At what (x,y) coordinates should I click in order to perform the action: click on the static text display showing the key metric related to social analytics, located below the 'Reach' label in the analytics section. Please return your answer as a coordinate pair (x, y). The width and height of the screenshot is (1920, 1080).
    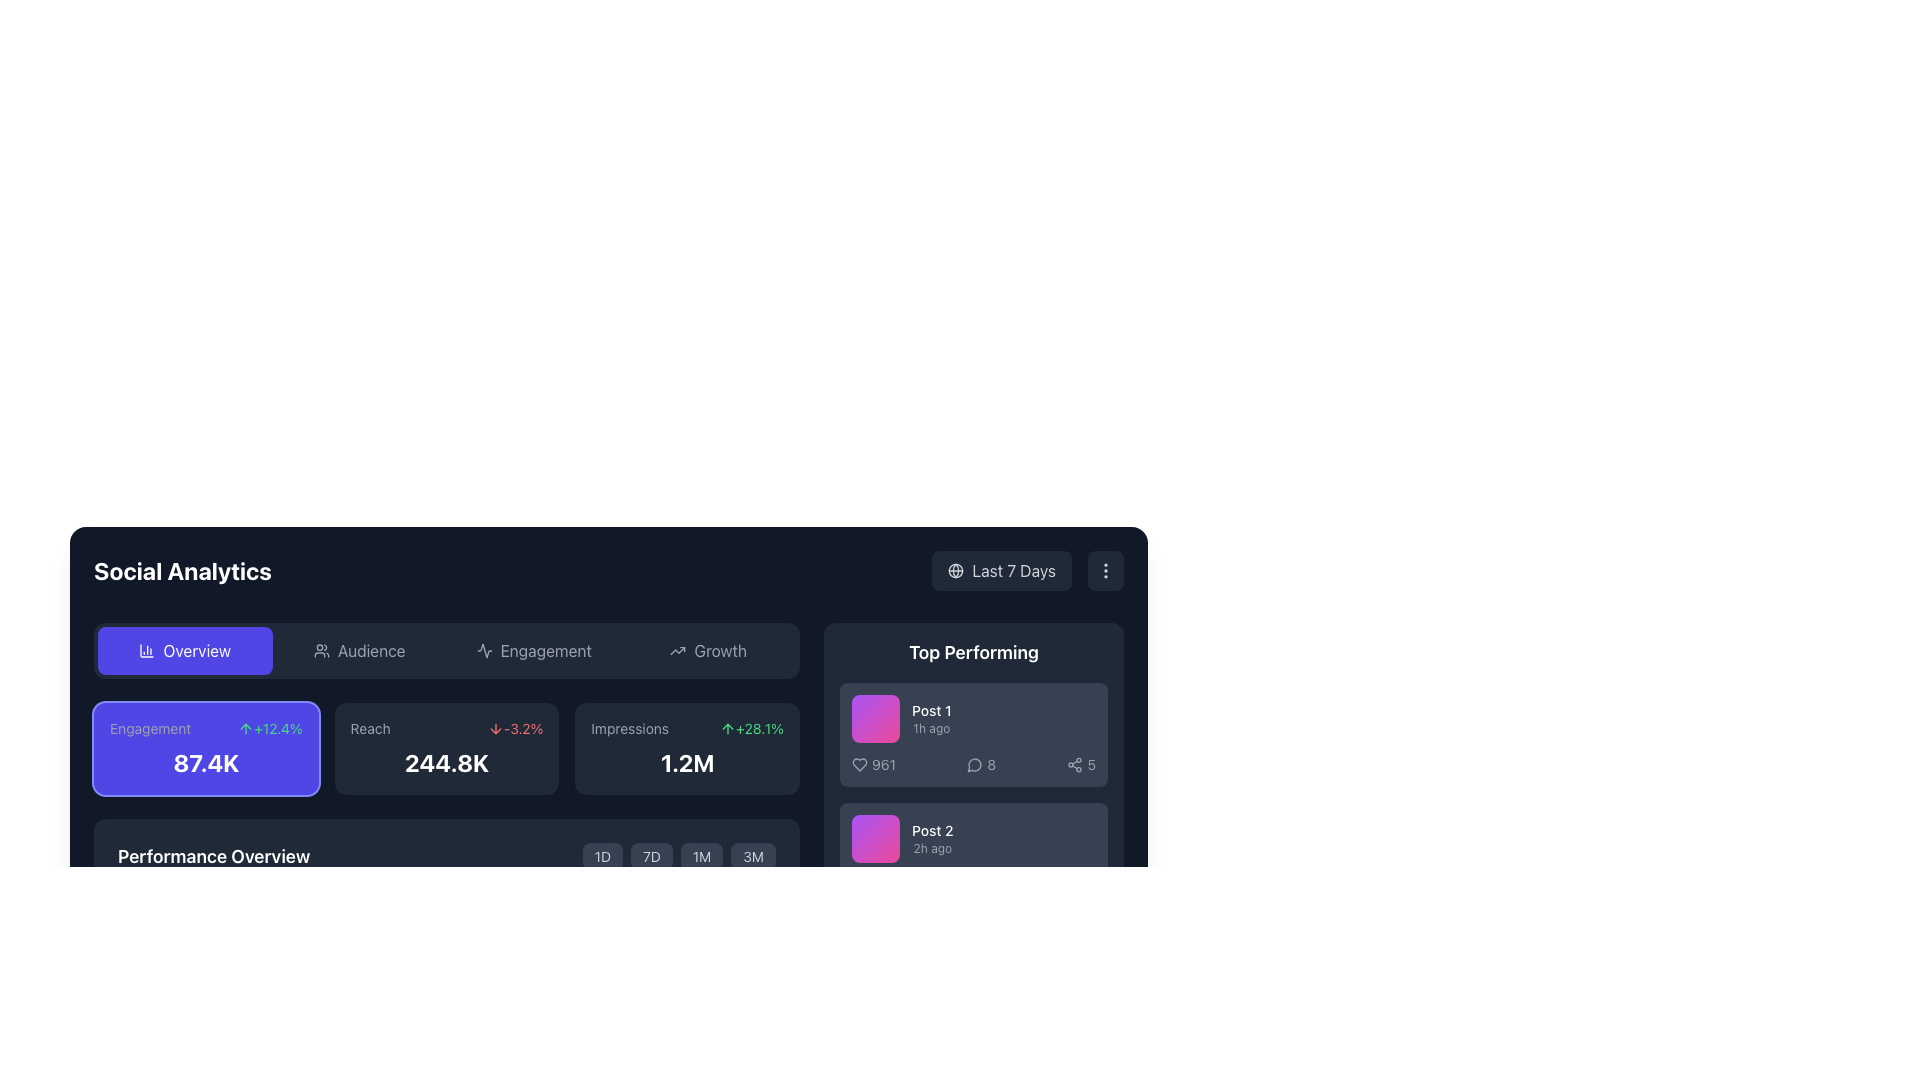
    Looking at the image, I should click on (445, 763).